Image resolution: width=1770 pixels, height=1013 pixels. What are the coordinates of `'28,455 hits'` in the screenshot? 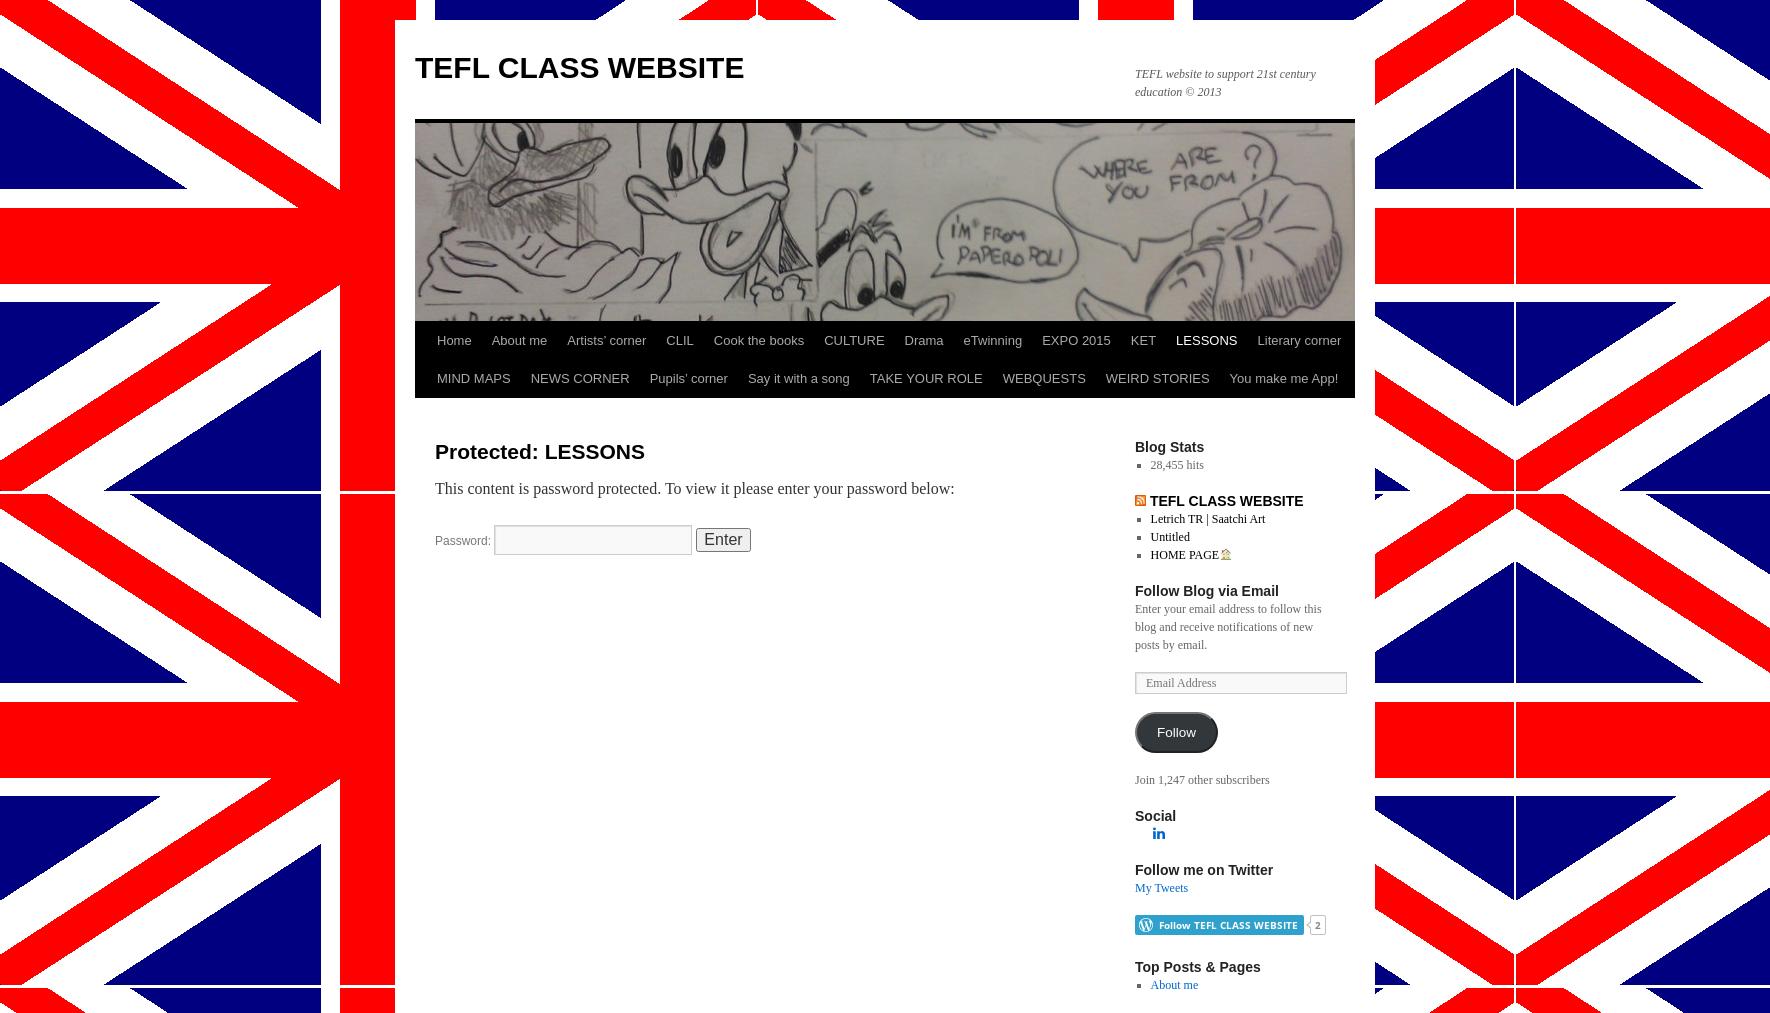 It's located at (1176, 463).